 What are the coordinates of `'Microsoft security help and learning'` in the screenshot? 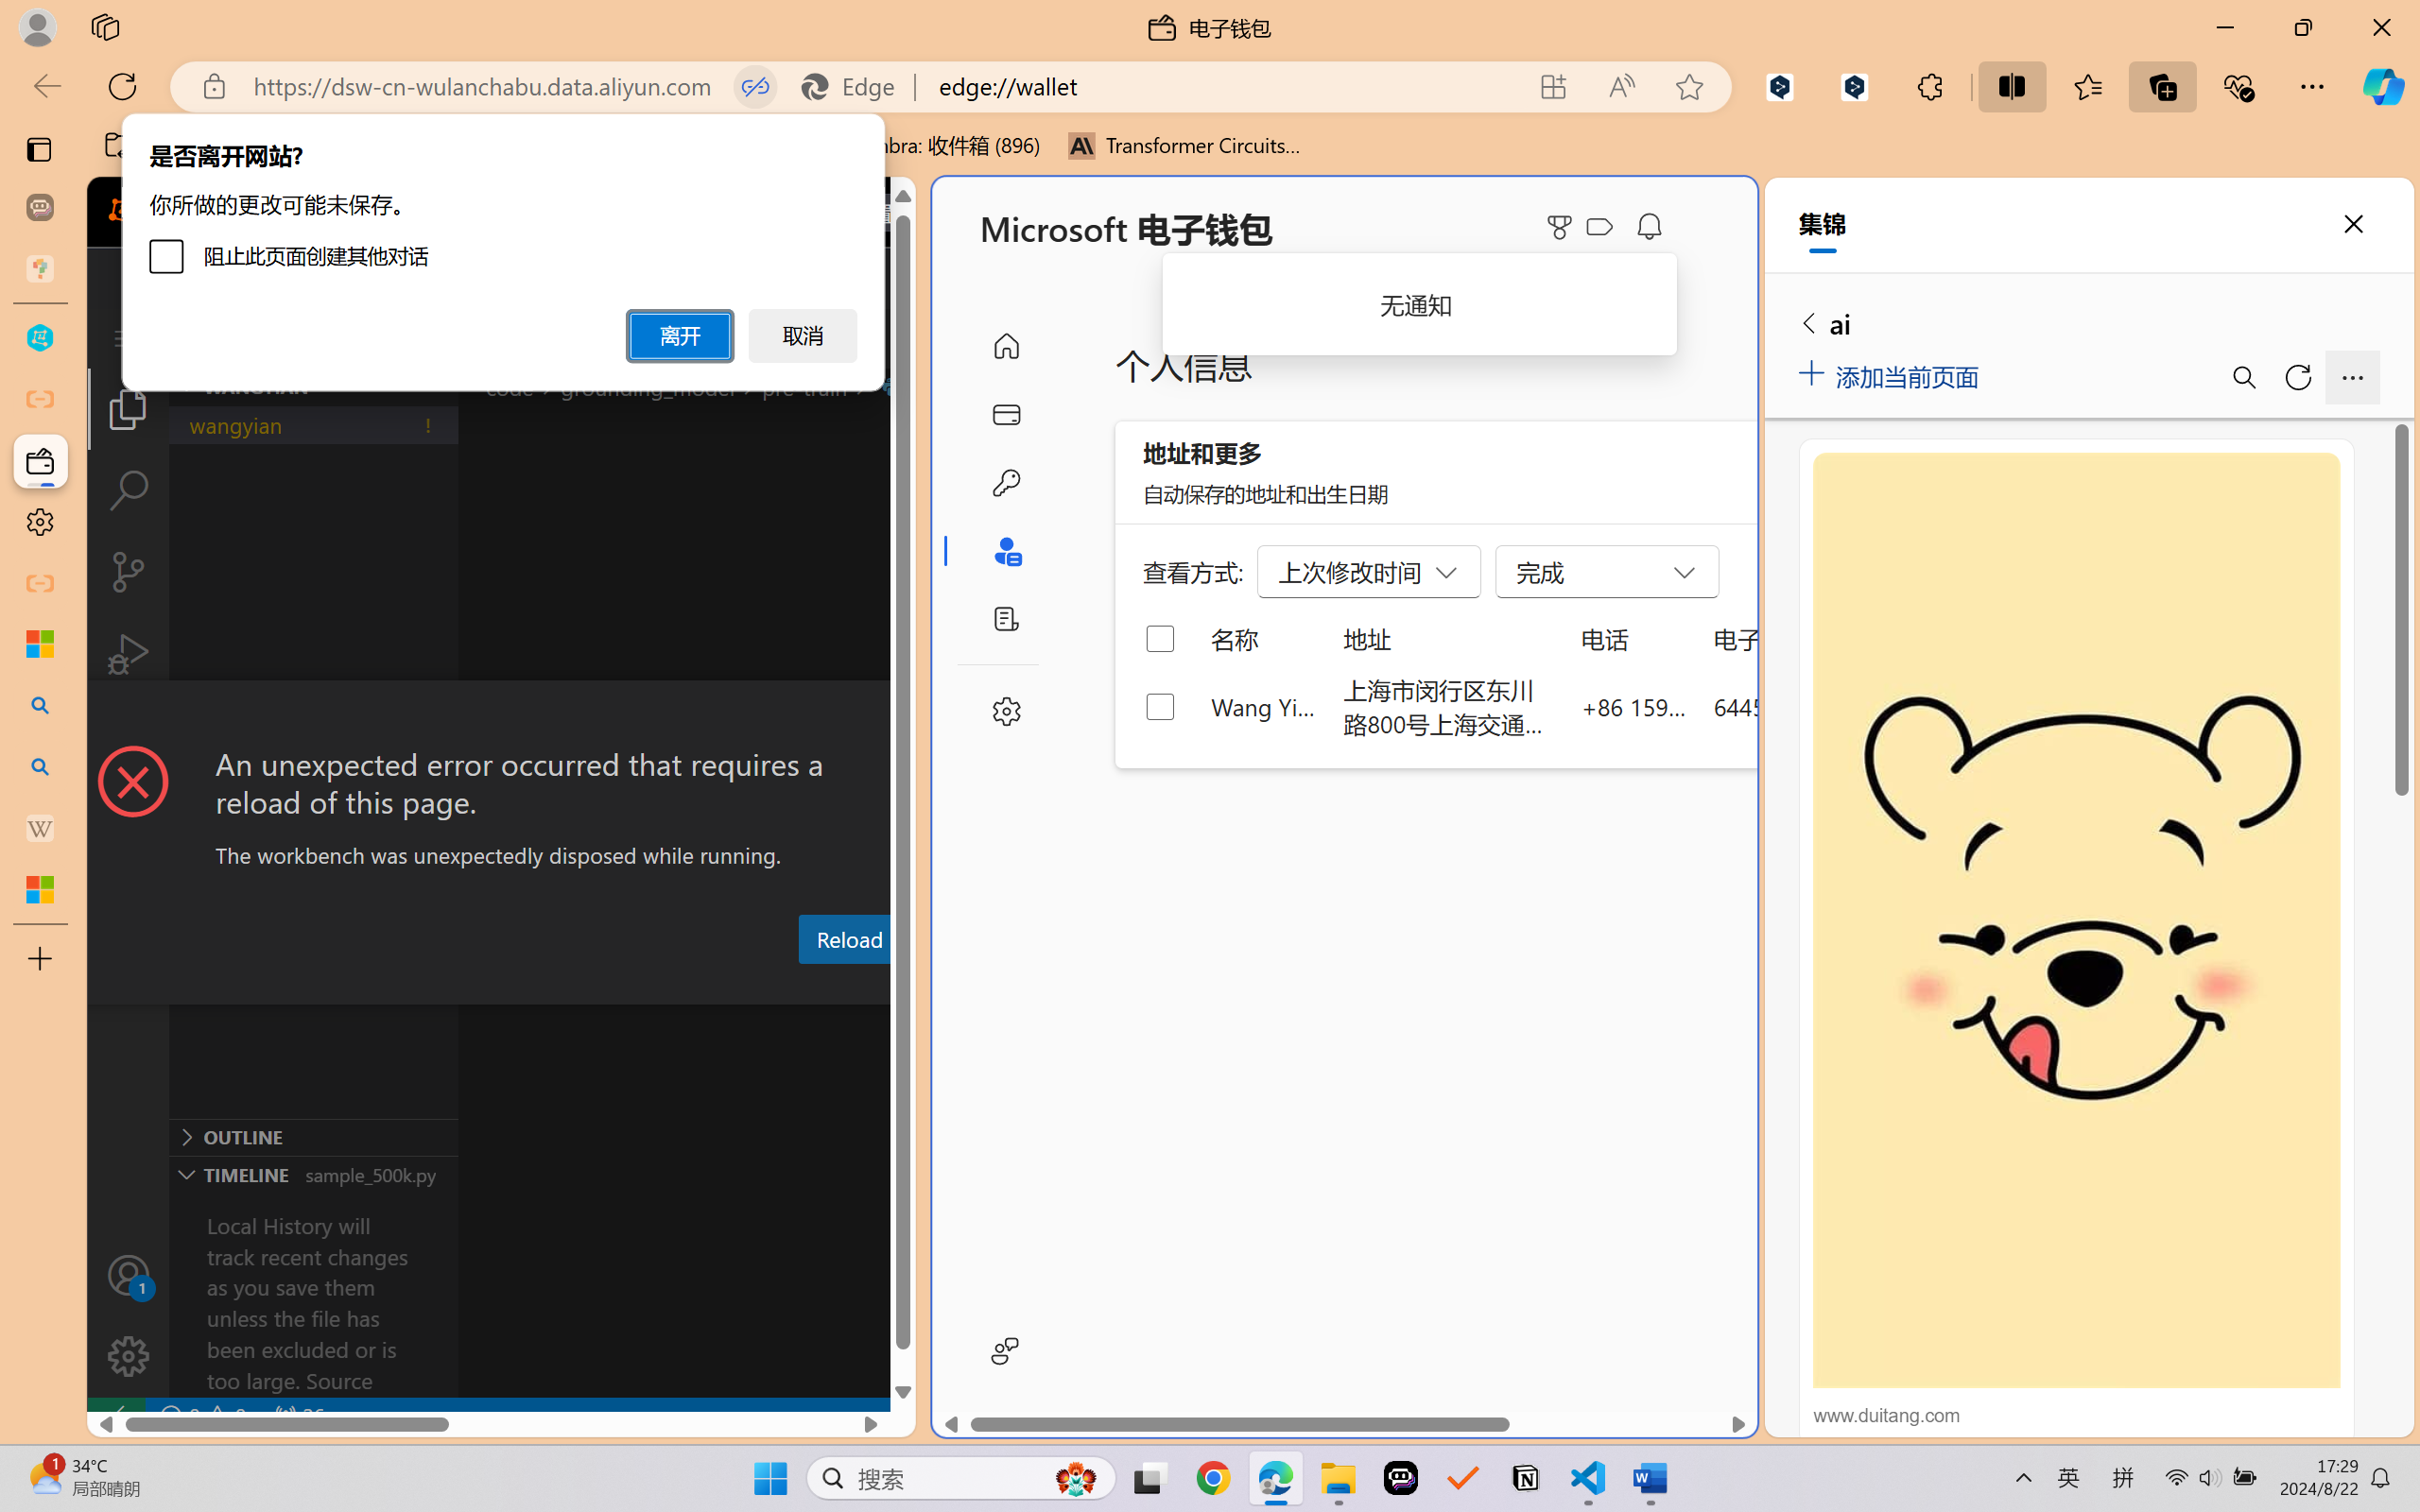 It's located at (39, 643).